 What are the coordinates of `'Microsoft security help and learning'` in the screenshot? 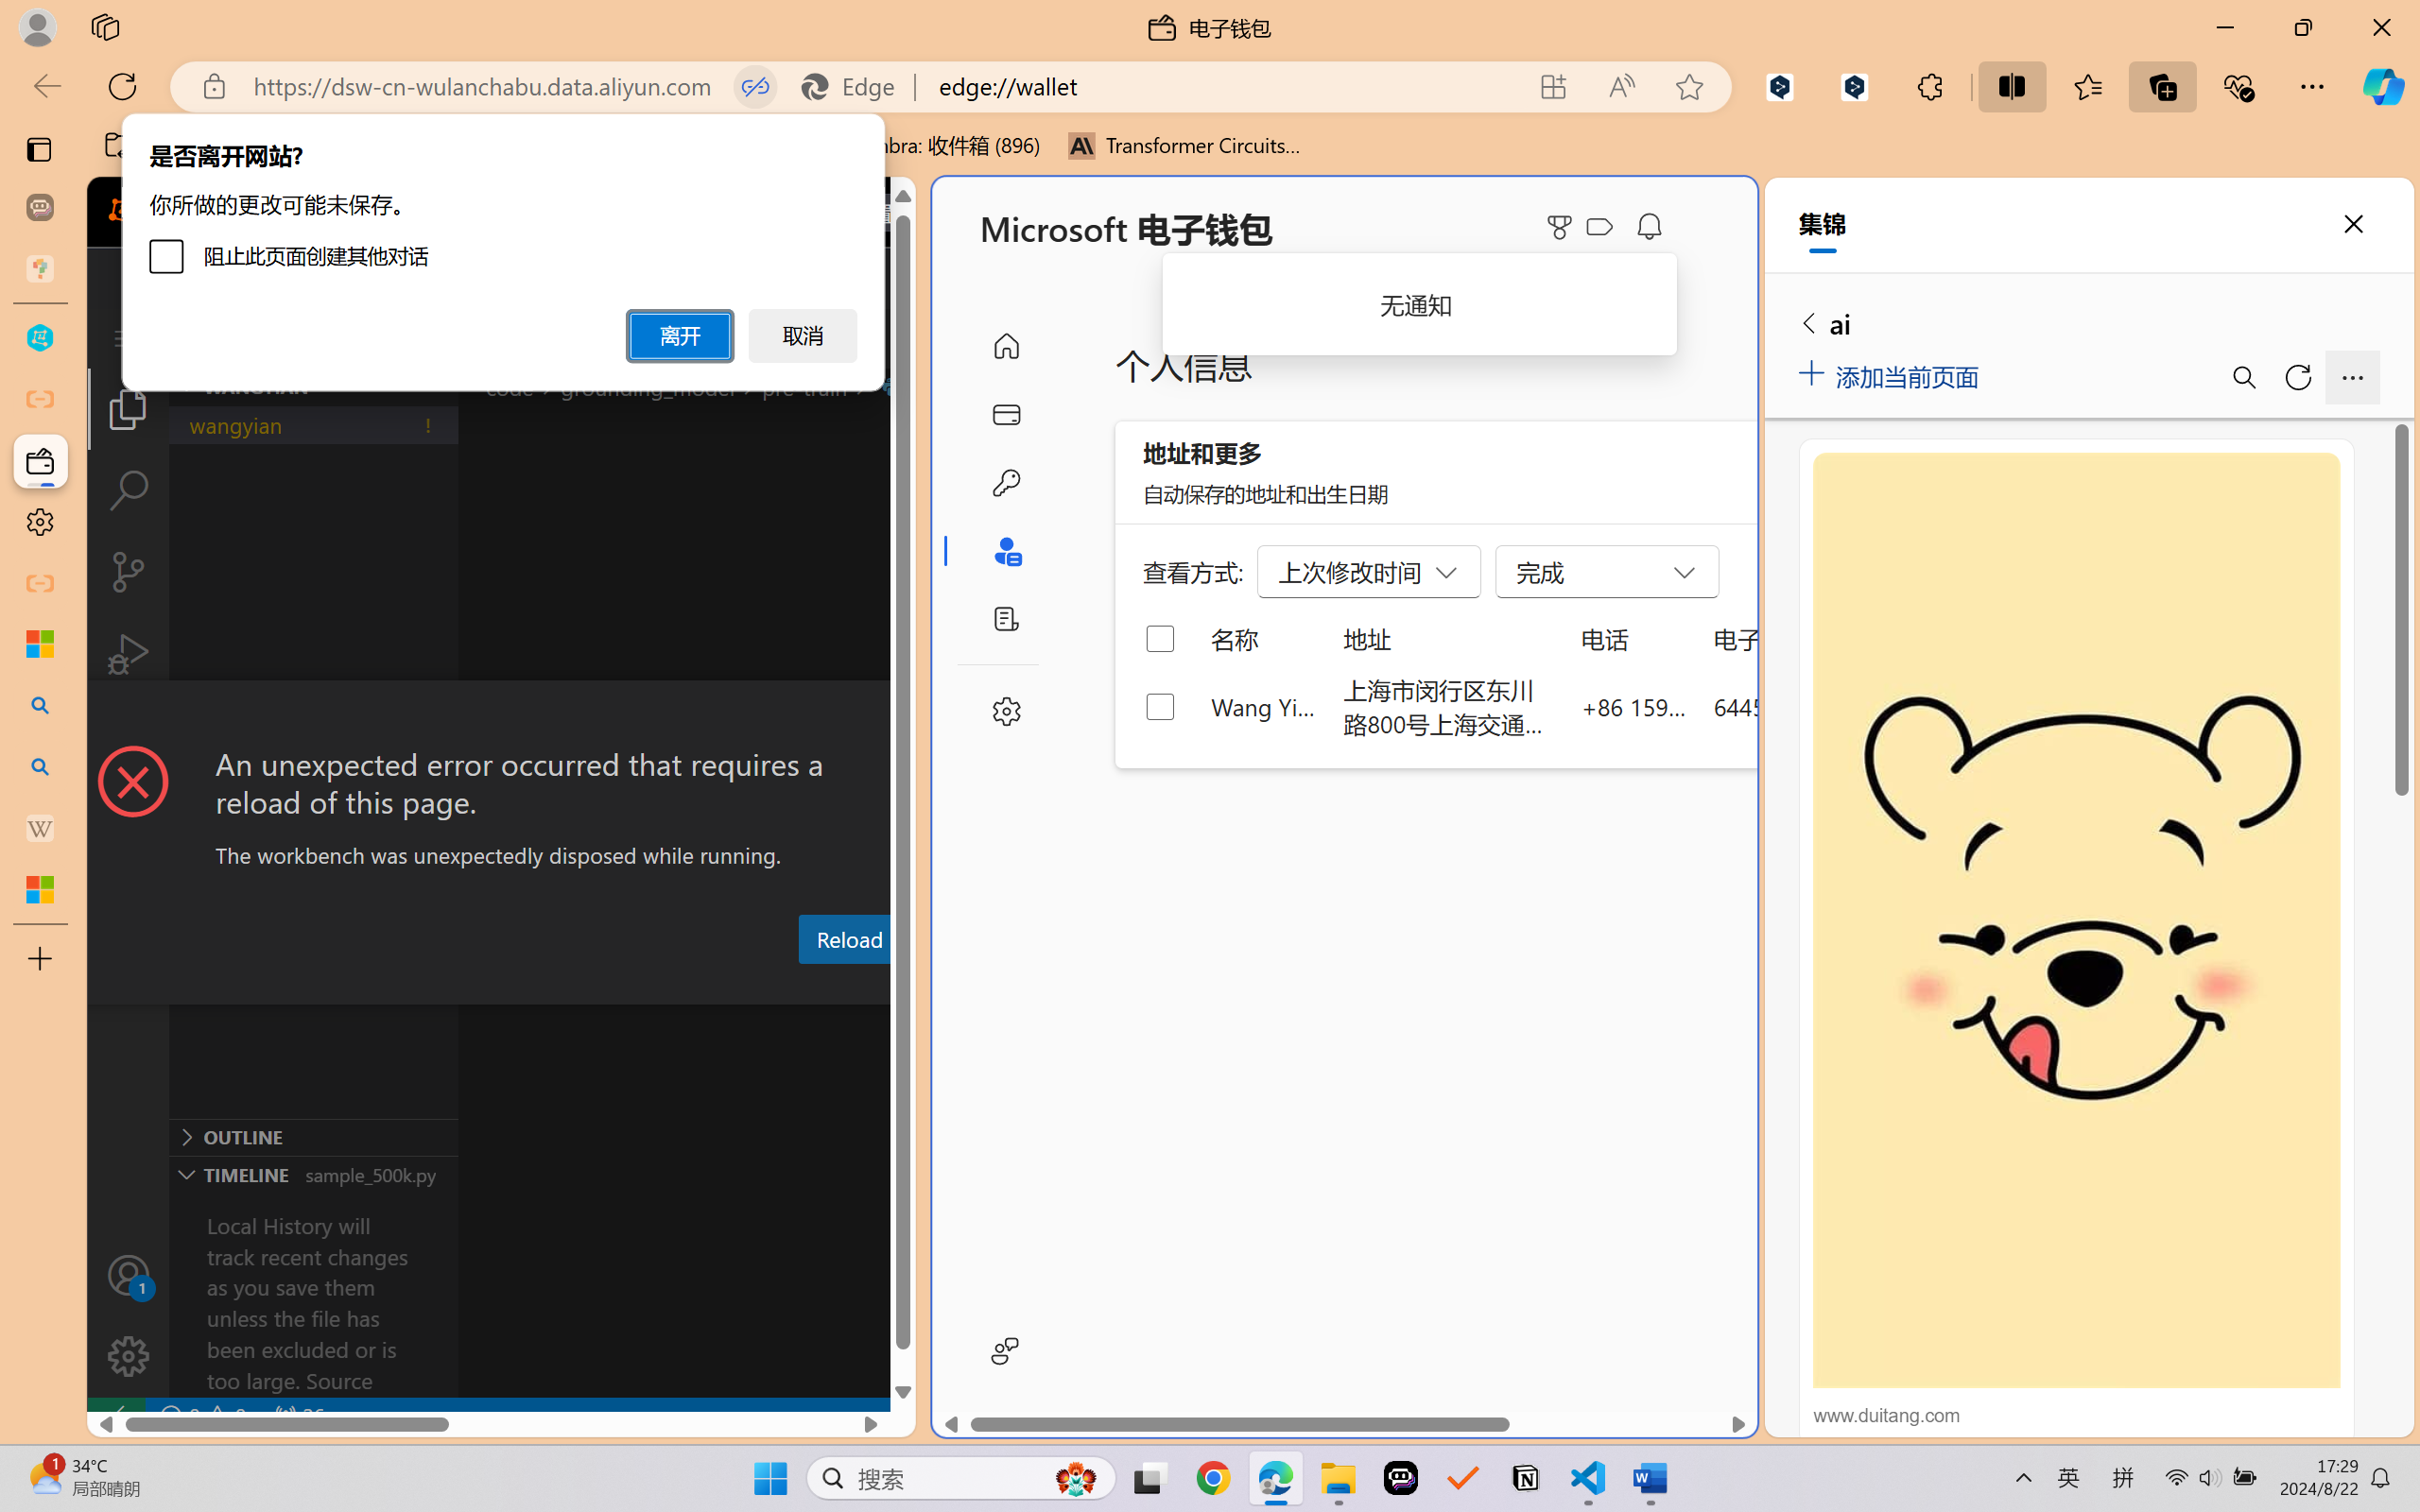 It's located at (39, 643).